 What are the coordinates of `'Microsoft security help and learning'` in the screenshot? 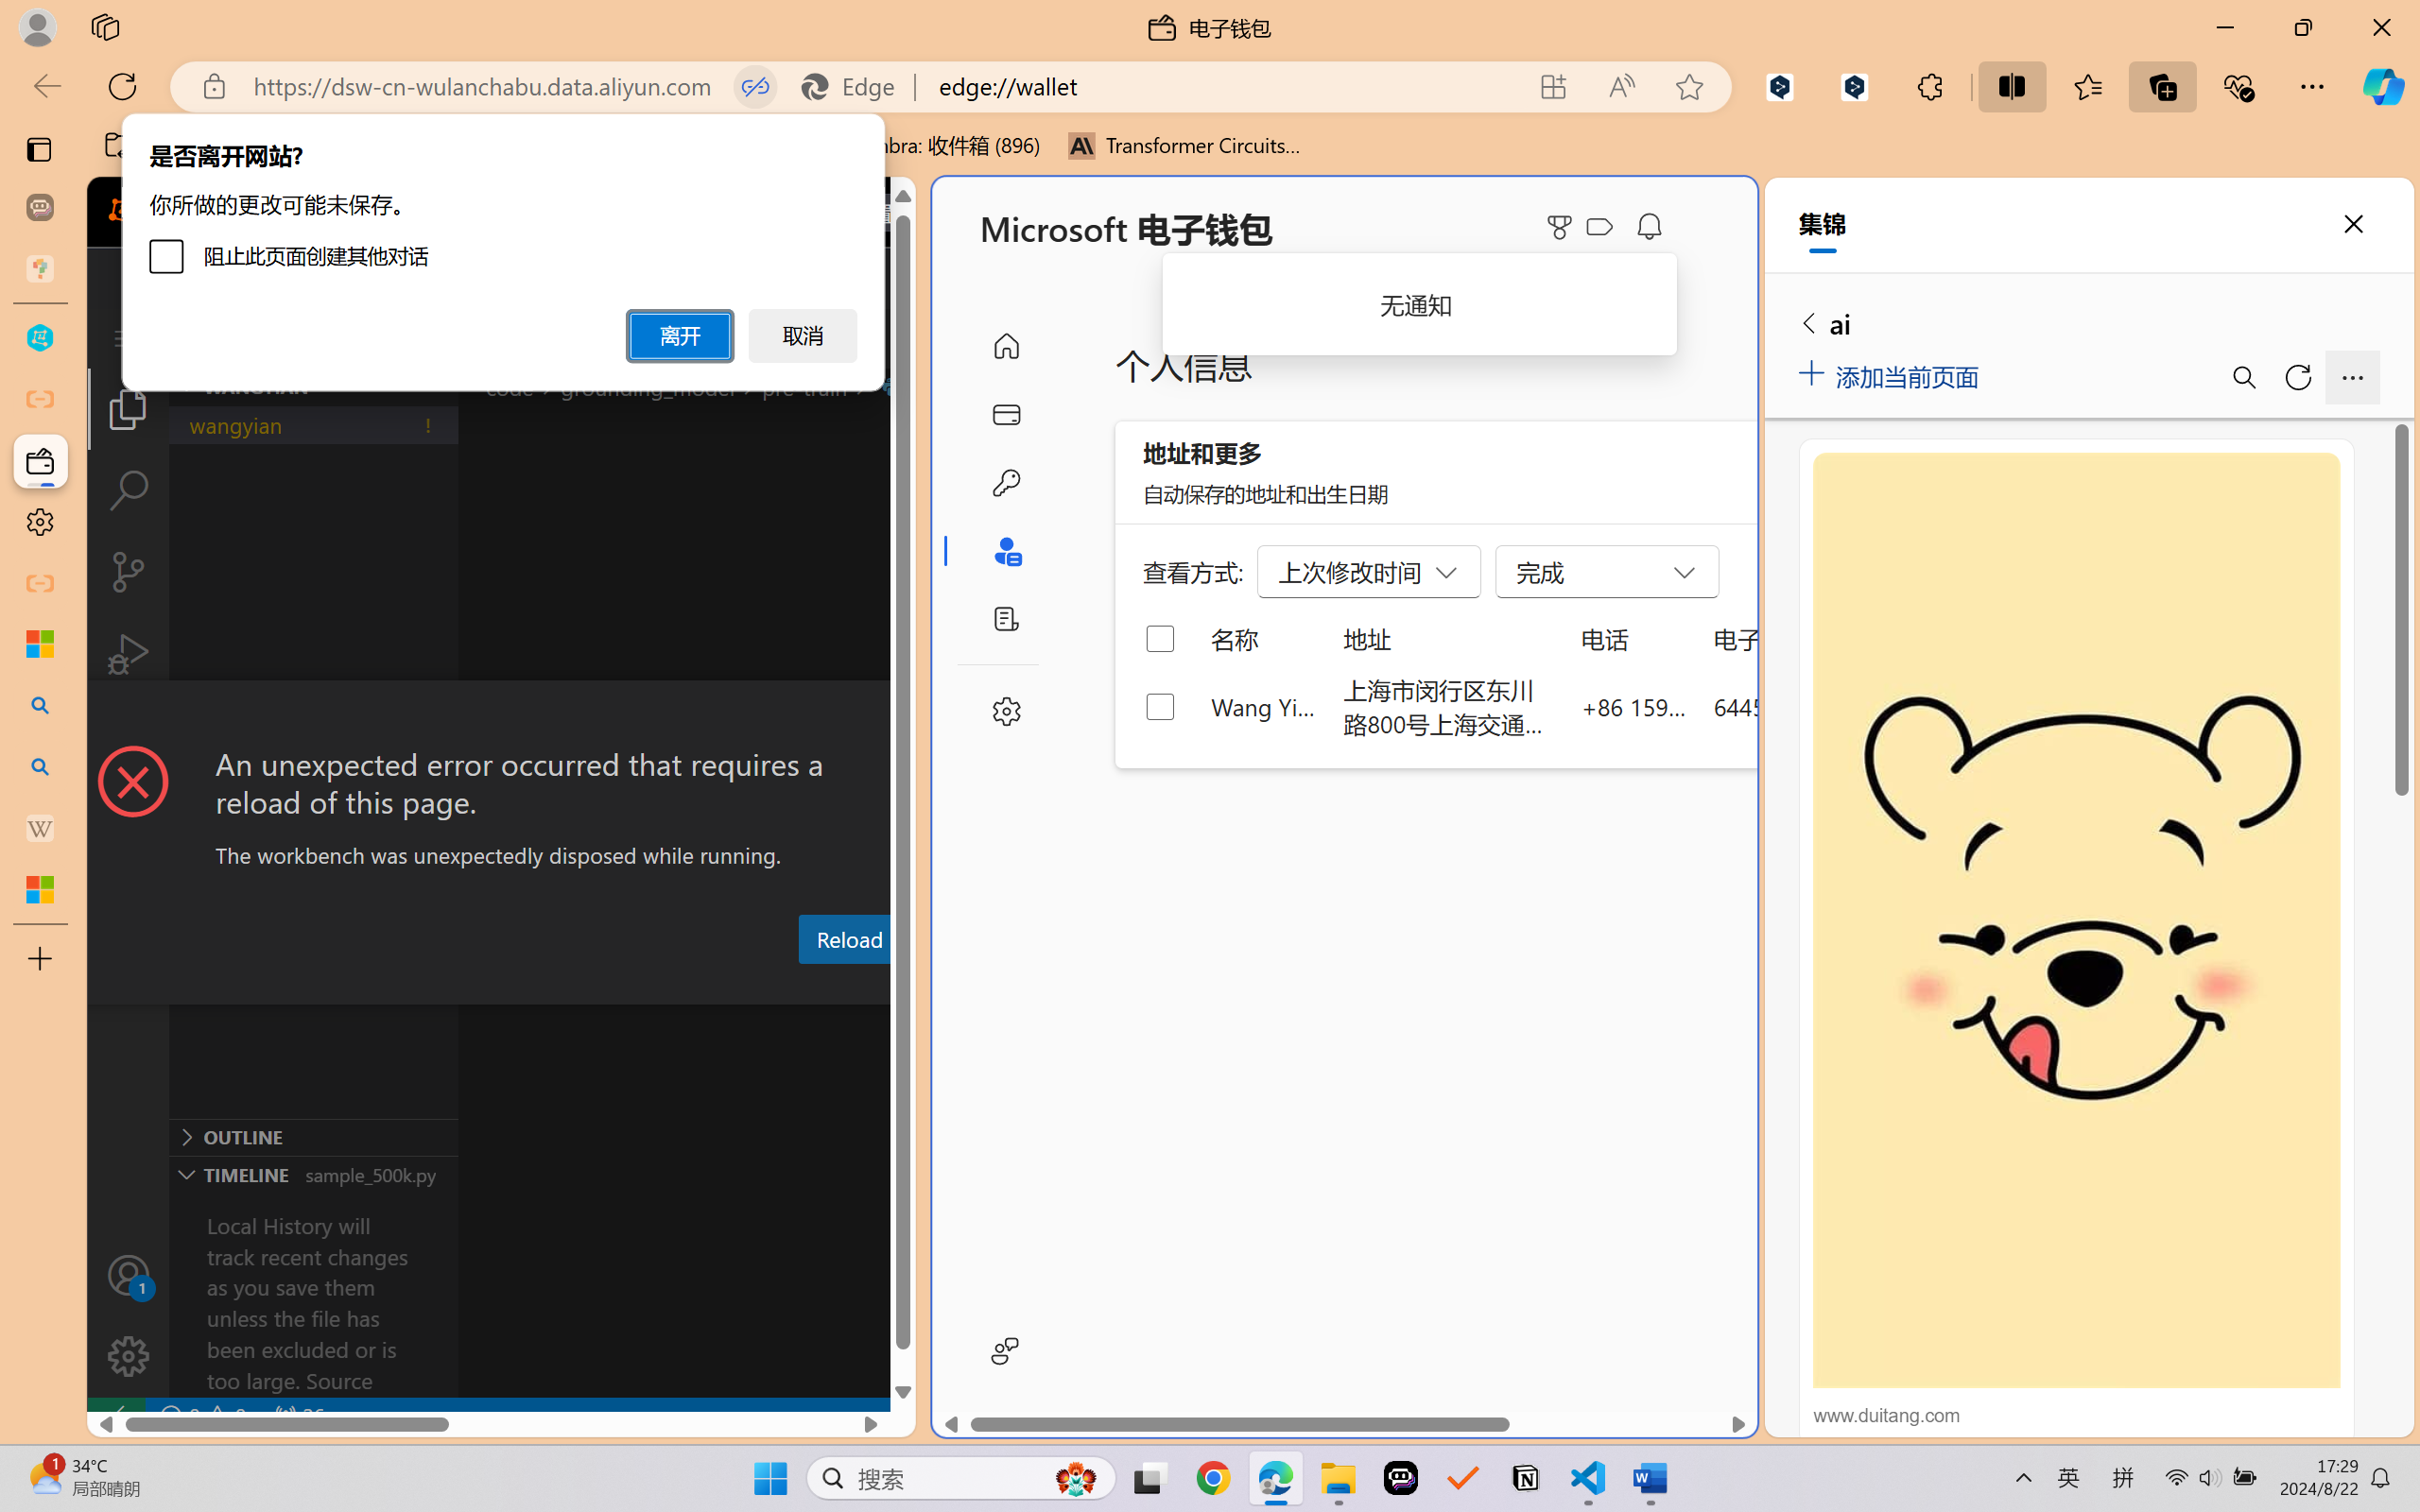 It's located at (39, 643).